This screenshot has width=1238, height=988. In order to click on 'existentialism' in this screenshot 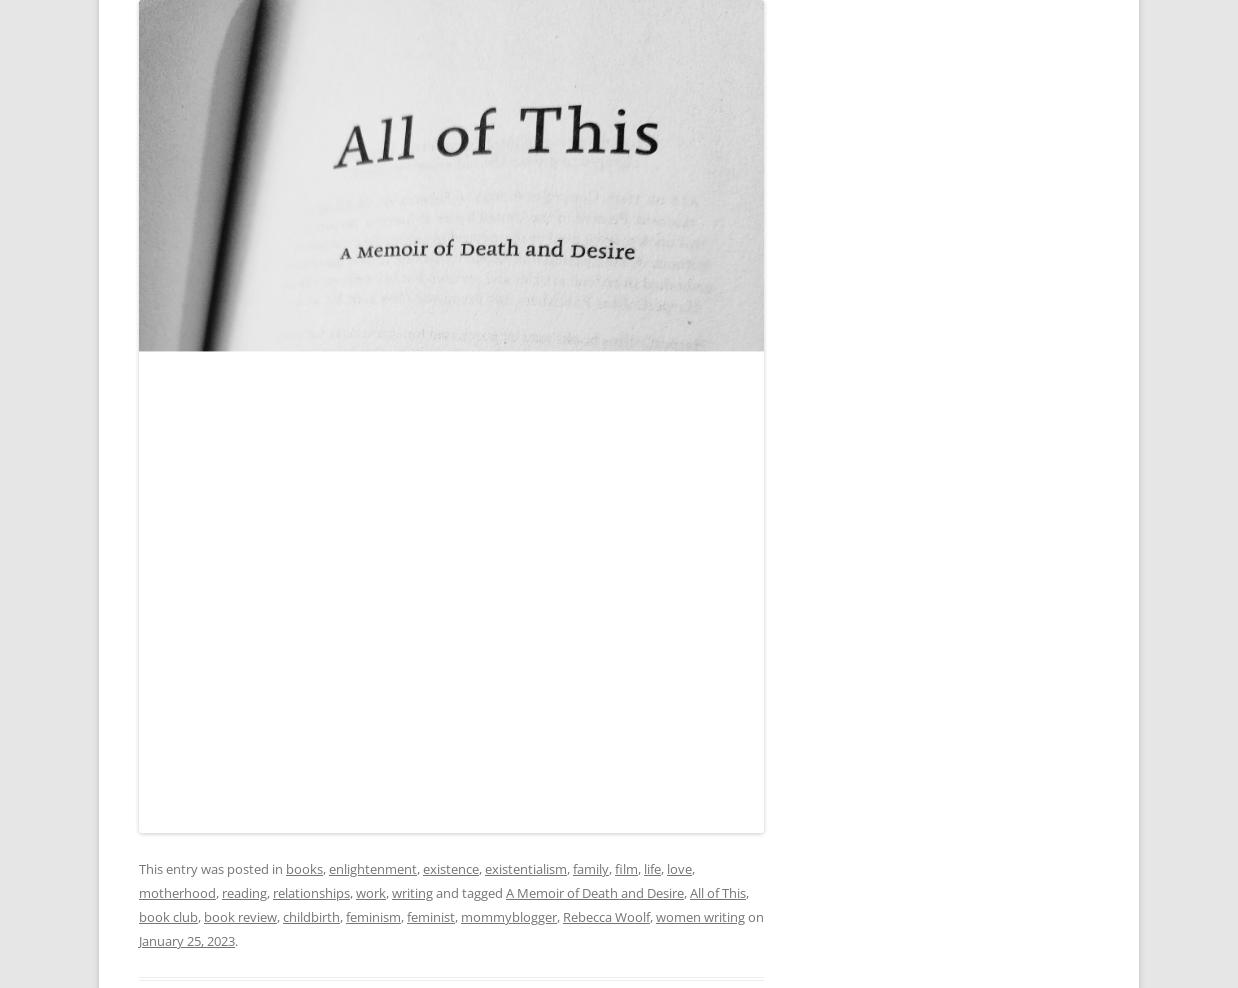, I will do `click(526, 868)`.